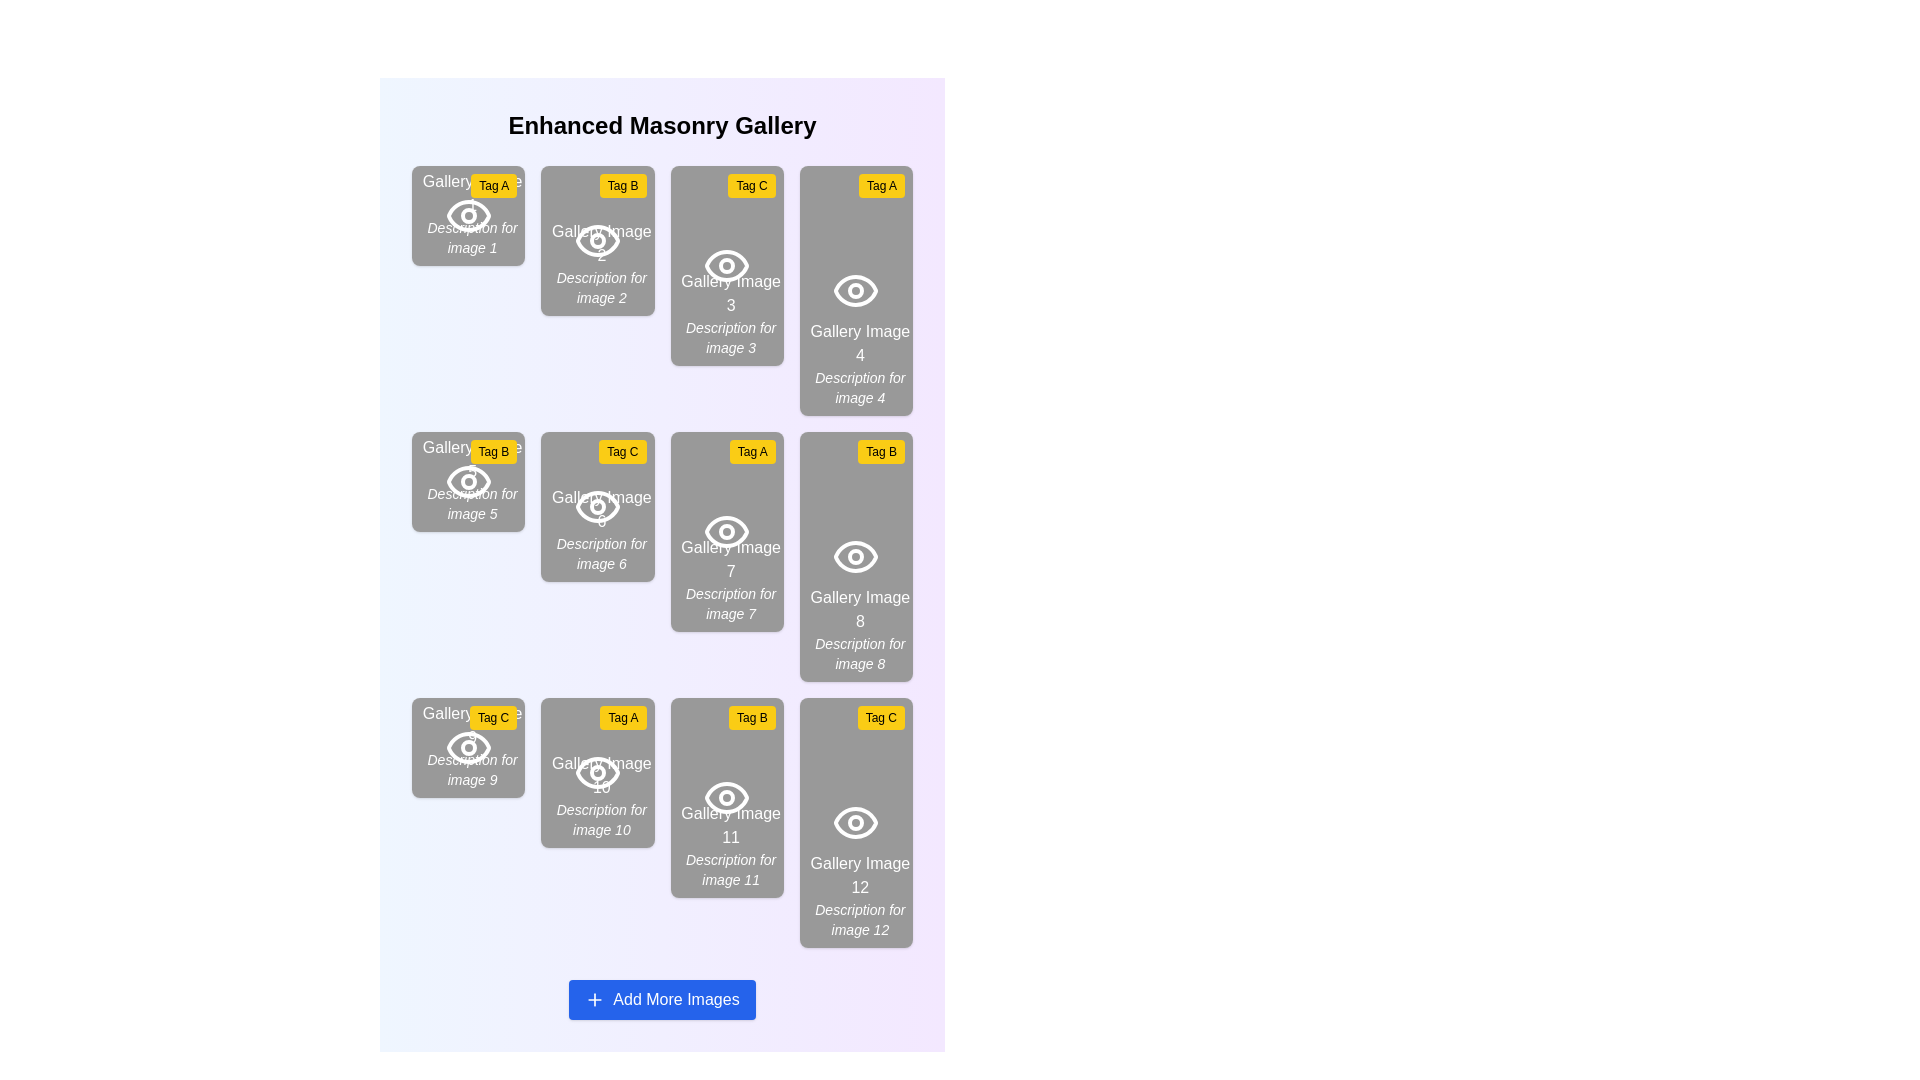 The height and width of the screenshot is (1080, 1920). I want to click on text of the Static Text Label that identifies the gallery item for image 3, positioned centrally in the third row of the gallery, so click(730, 293).